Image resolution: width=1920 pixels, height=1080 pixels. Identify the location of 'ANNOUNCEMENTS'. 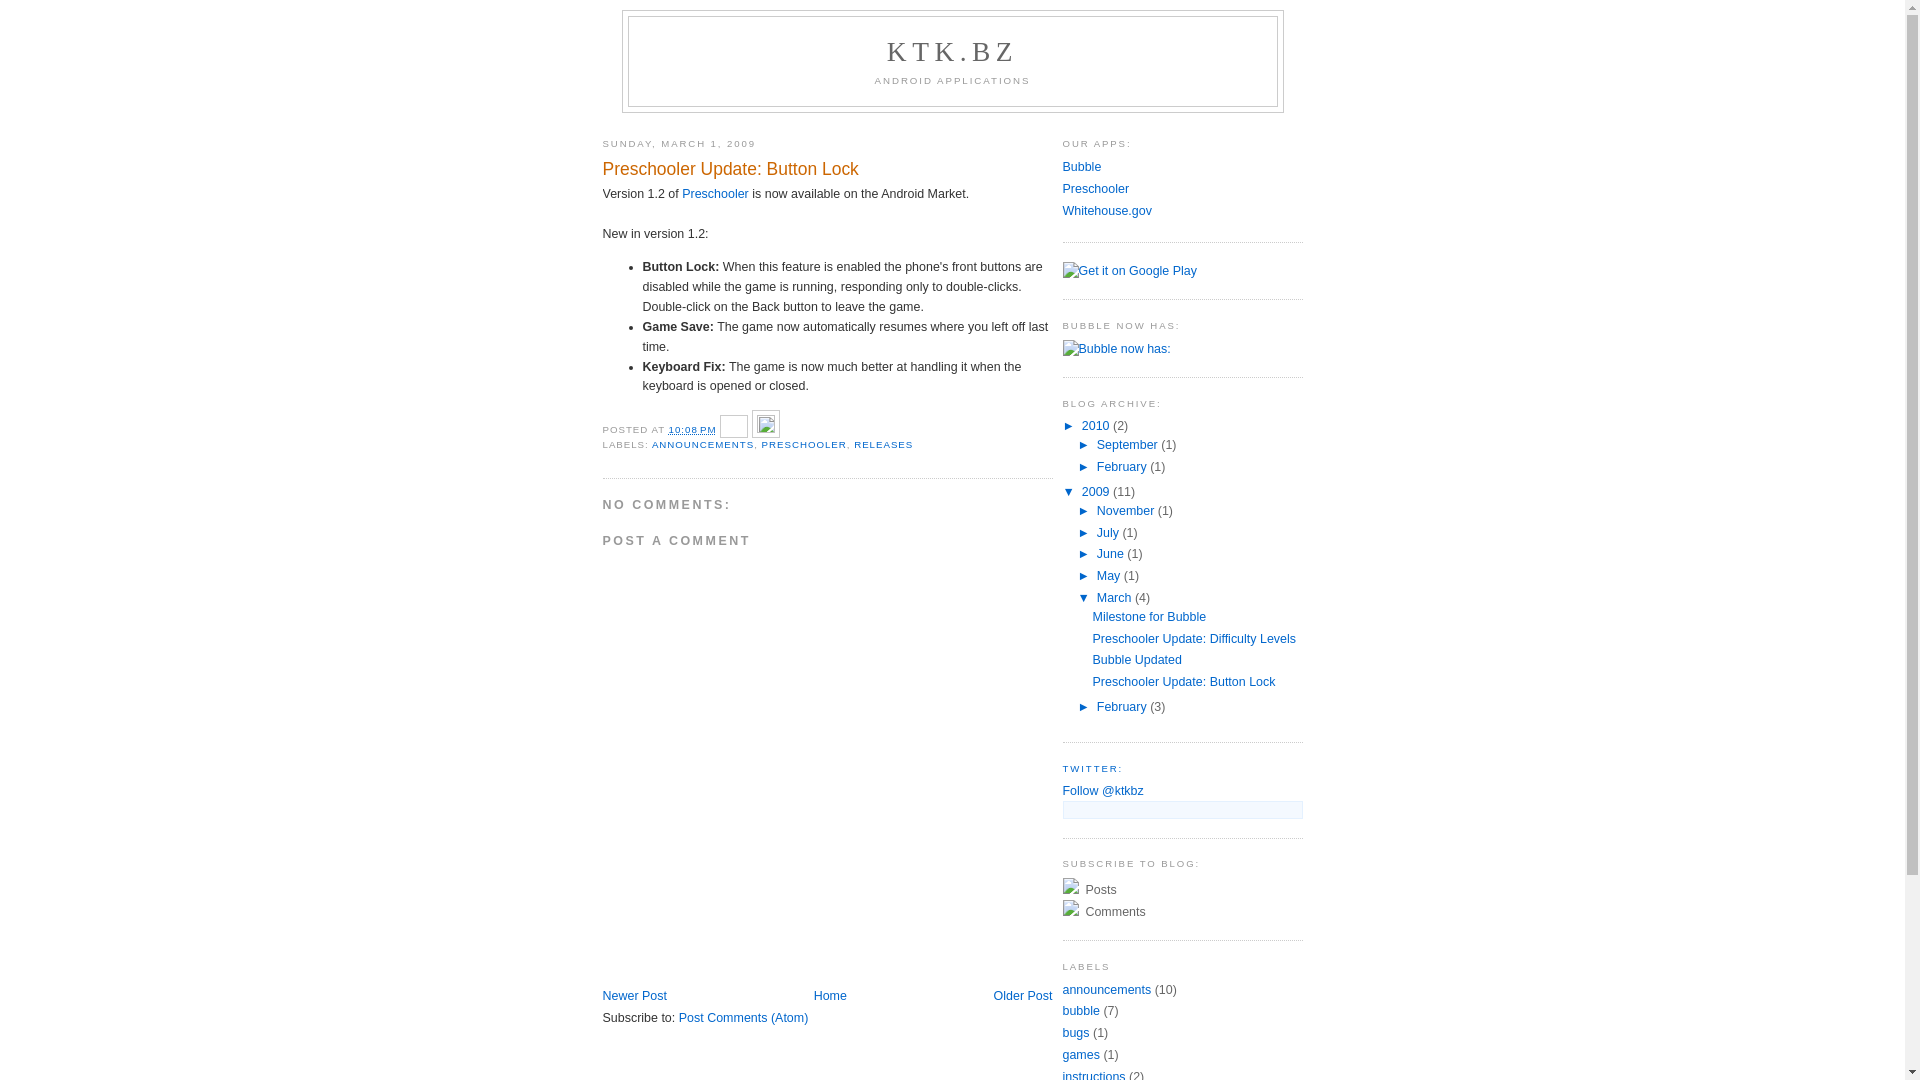
(702, 443).